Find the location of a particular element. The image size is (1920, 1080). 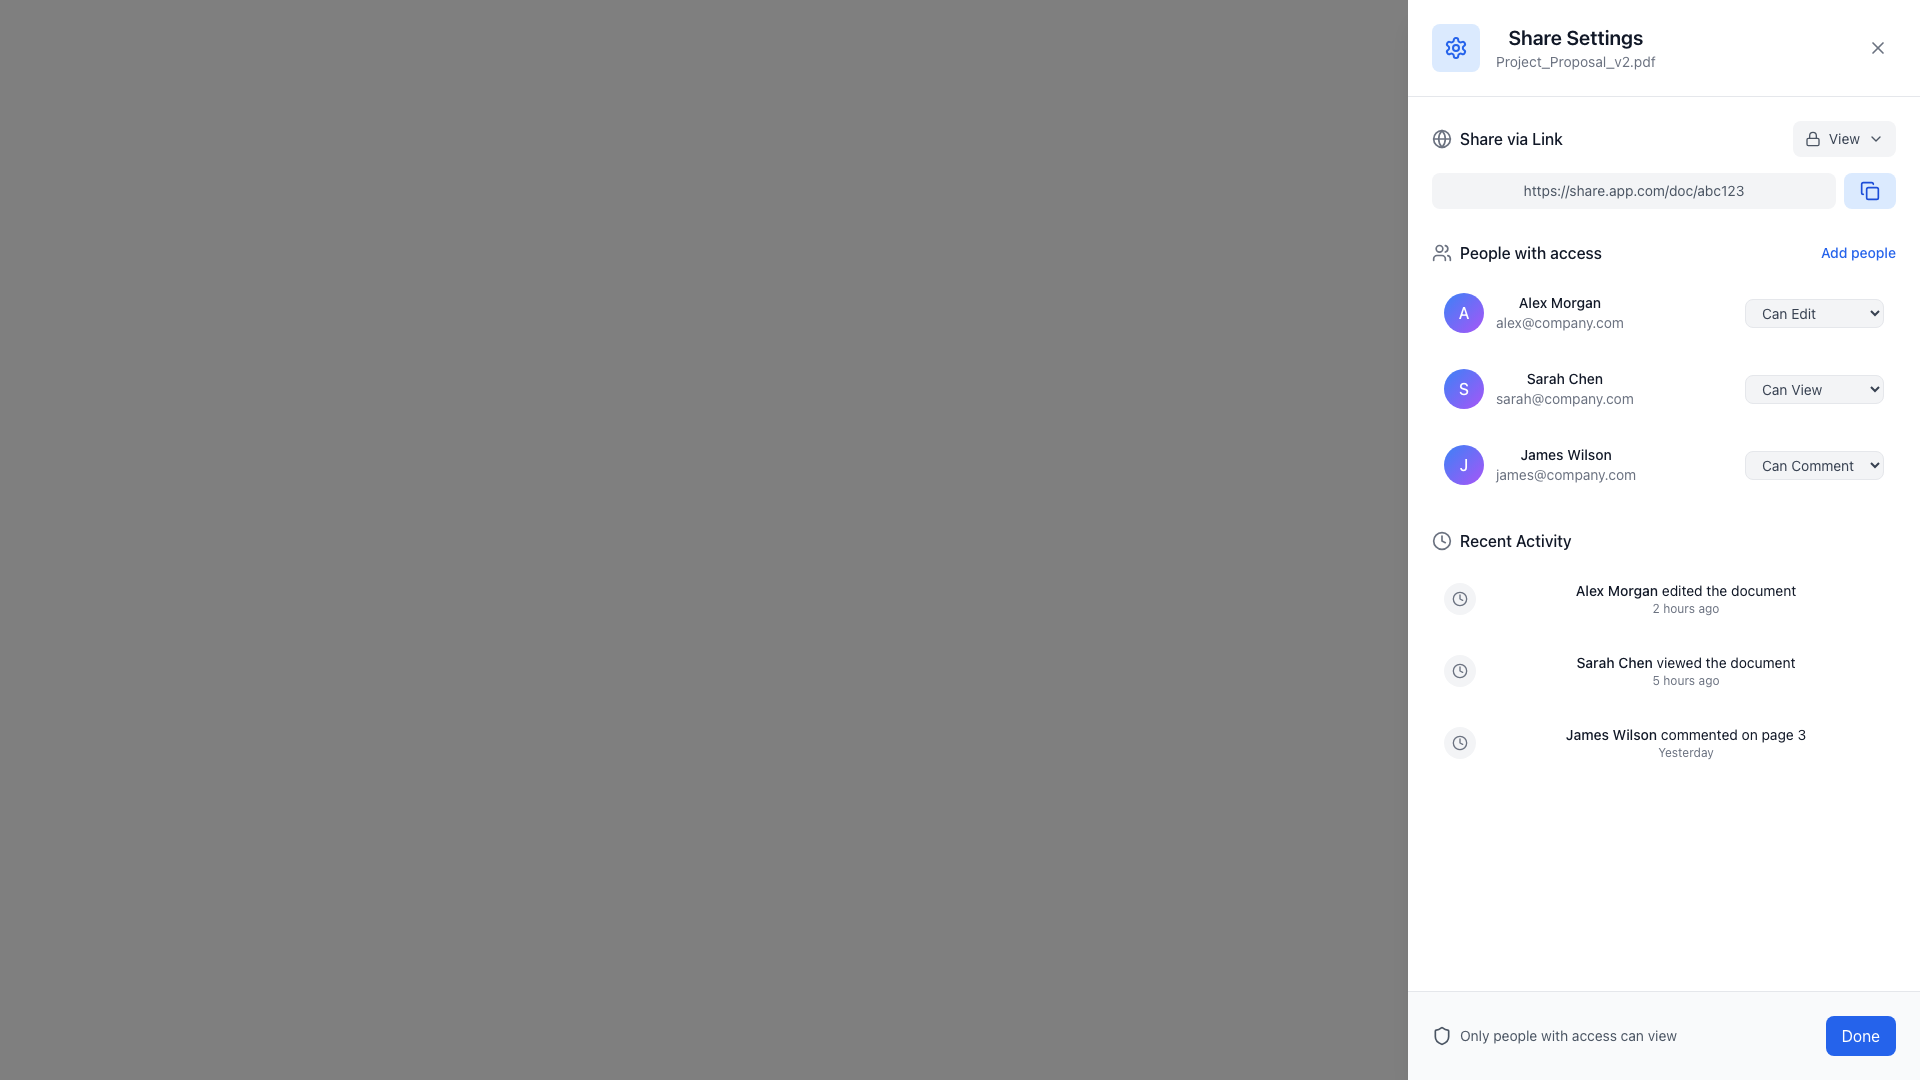

the informational text display indicating that 'James Wilson' commented on page 3 of the document, located in the 'Recent Activity' section, between 'Sarah Chen viewed the document' and 'Yesterday' is located at coordinates (1684, 735).